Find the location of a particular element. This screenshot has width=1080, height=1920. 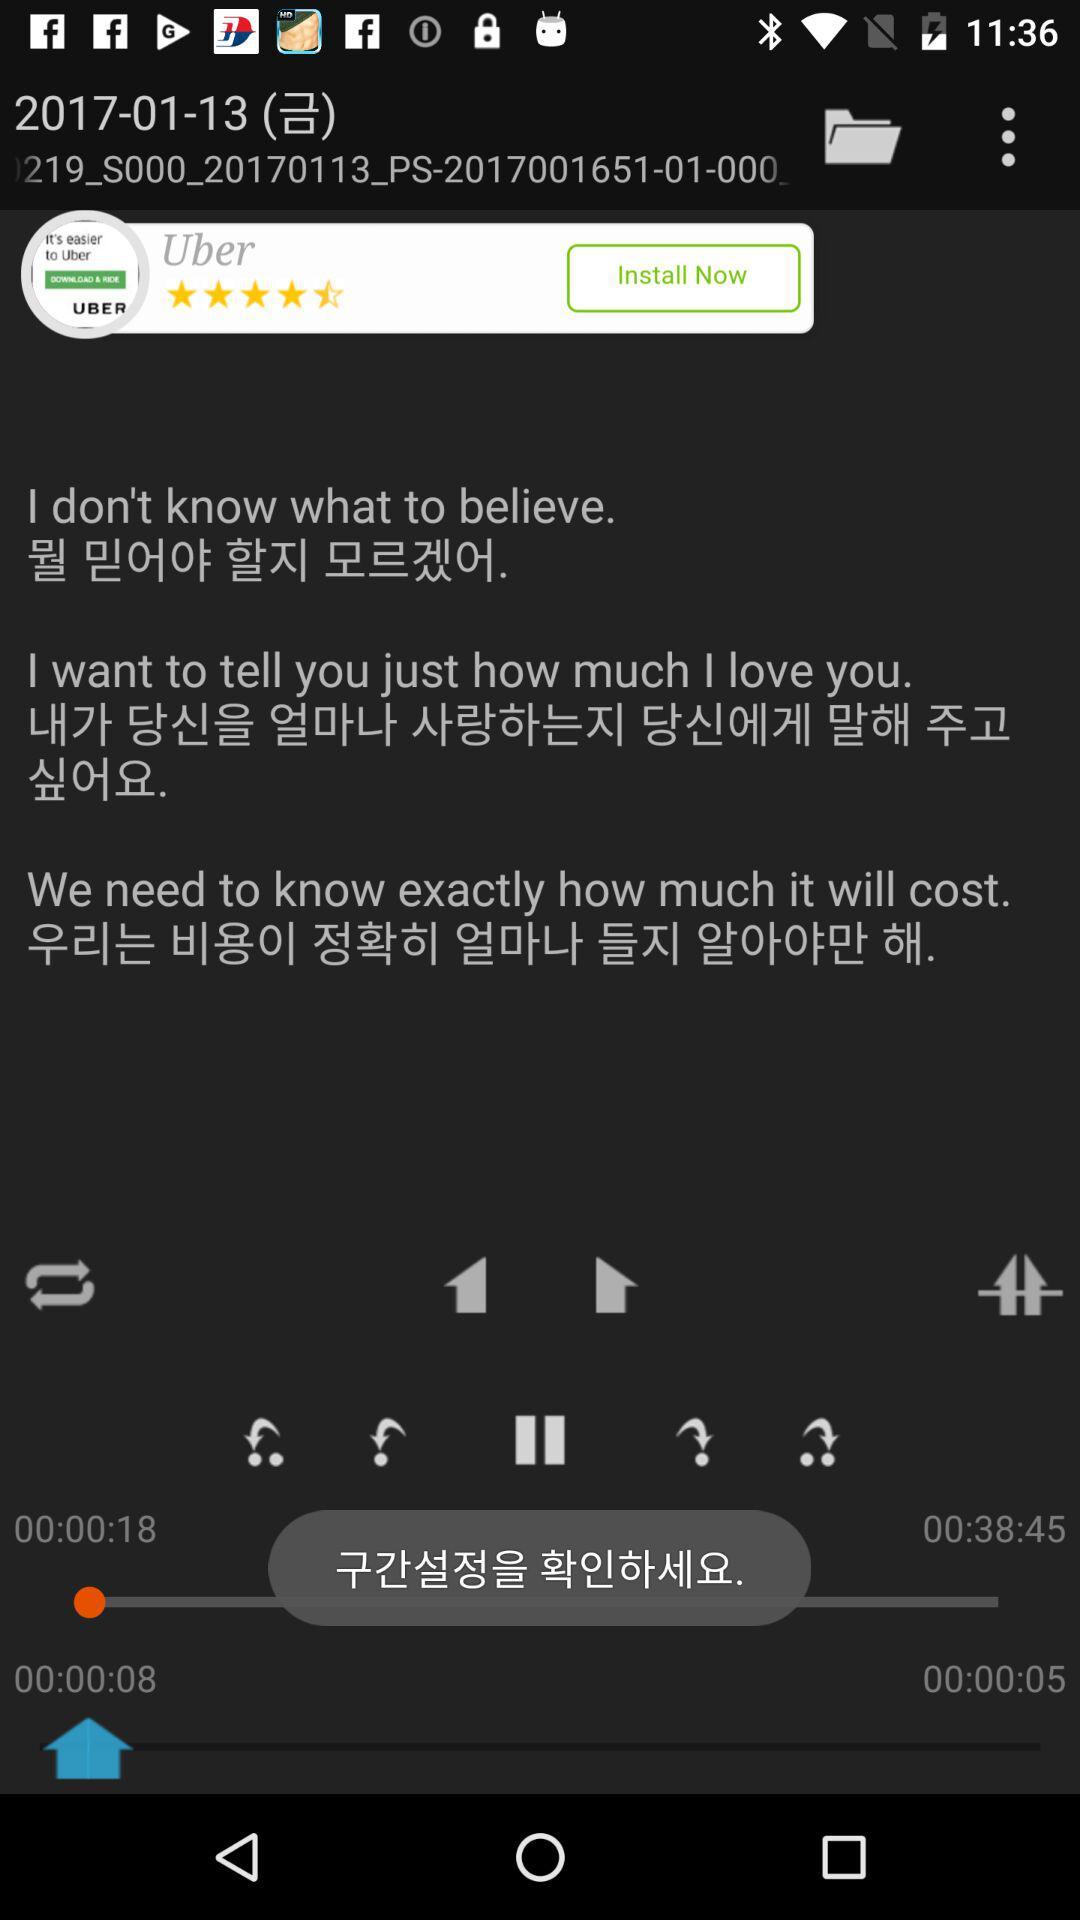

the more icon is located at coordinates (1008, 135).